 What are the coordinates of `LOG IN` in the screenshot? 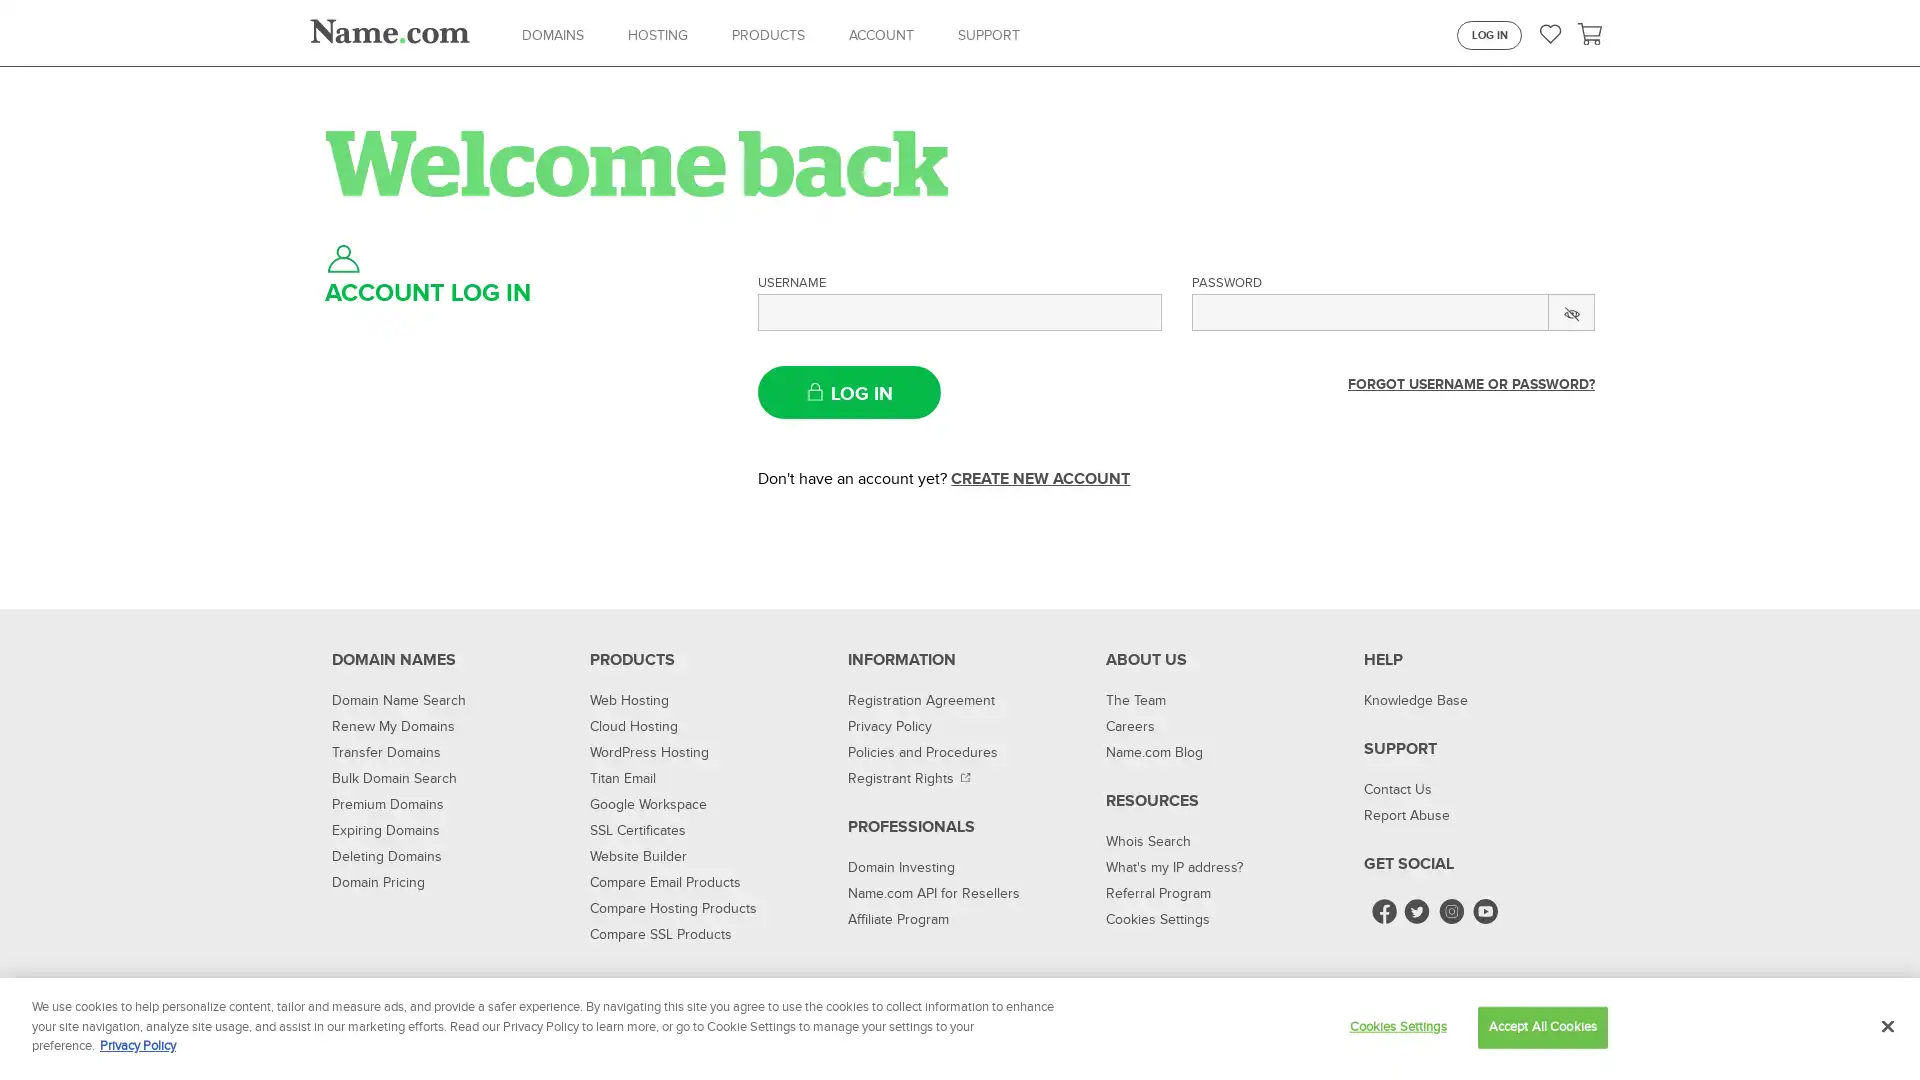 It's located at (849, 392).